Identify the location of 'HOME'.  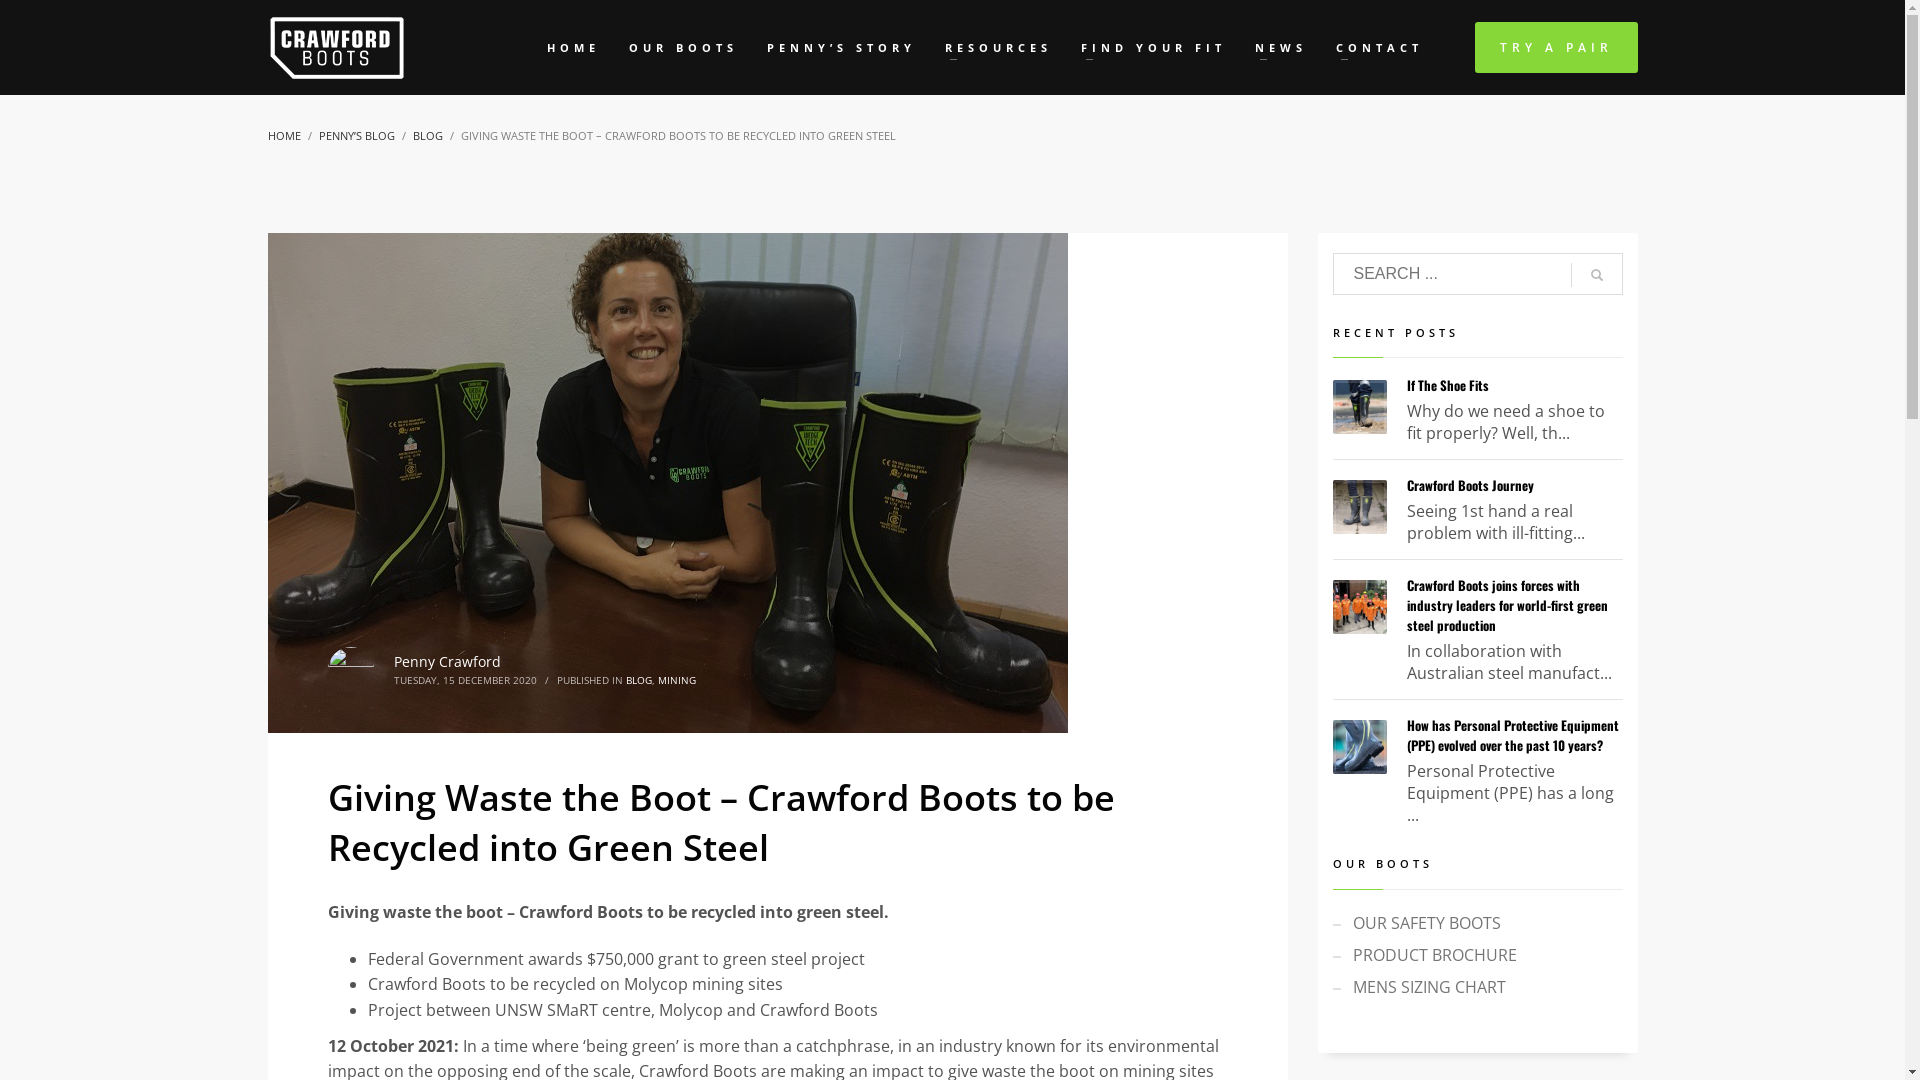
(283, 135).